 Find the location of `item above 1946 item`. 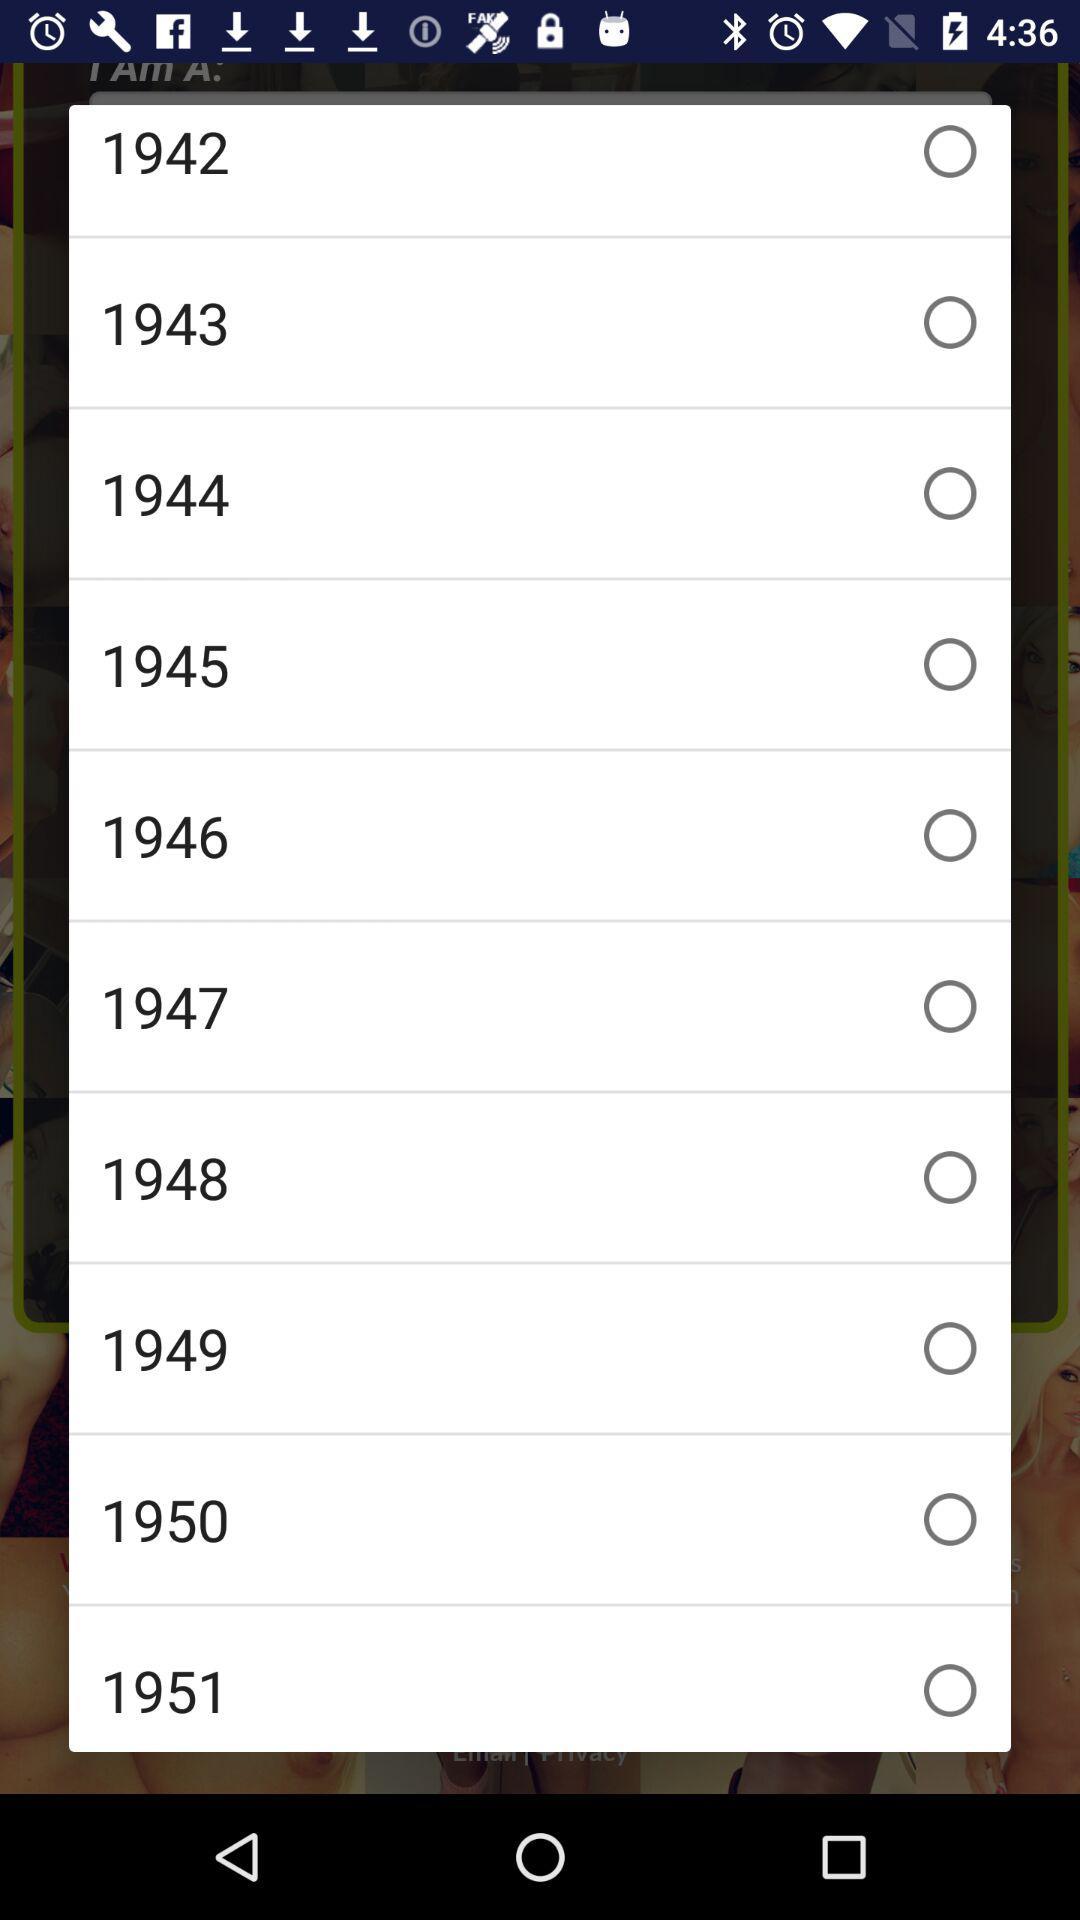

item above 1946 item is located at coordinates (540, 664).